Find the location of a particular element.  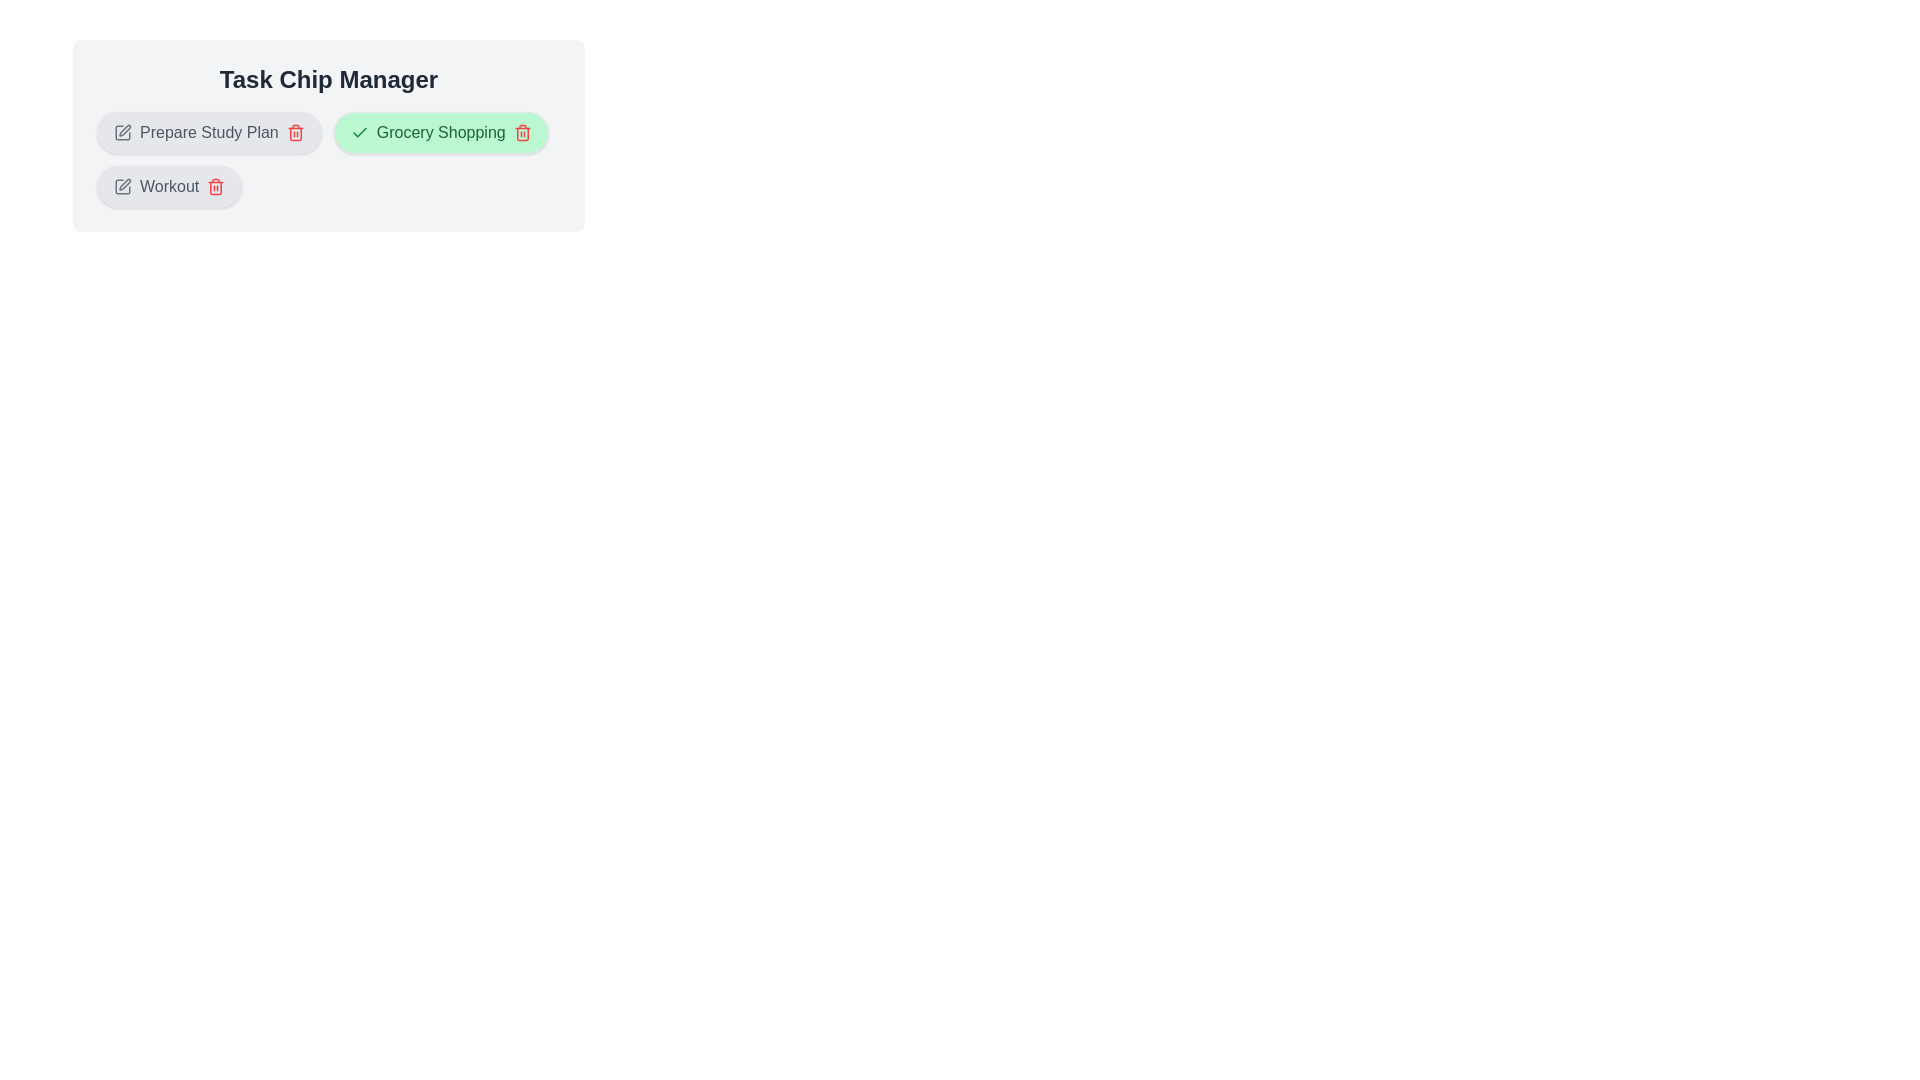

the non-interactive Text label that describes a task within the task chip interface, located centrally within the green-bordered rounded rectangle is located at coordinates (440, 132).